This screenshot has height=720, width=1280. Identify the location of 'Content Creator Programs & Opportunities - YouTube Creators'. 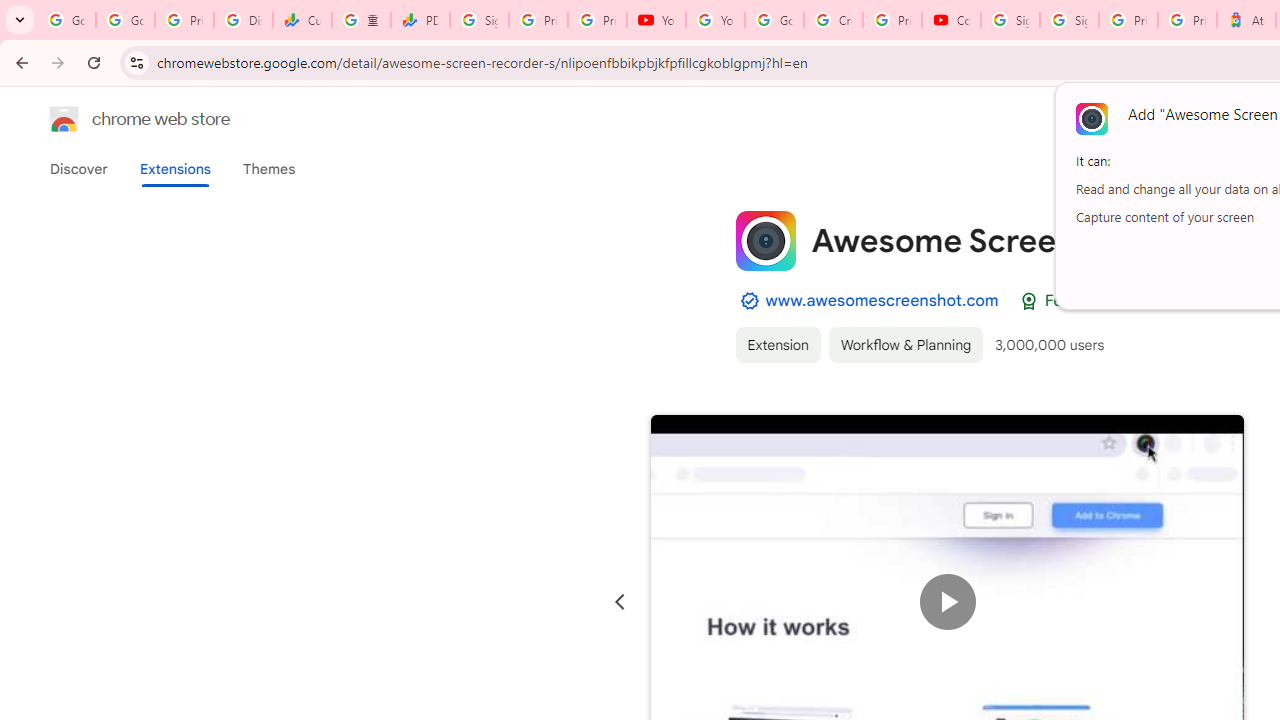
(950, 20).